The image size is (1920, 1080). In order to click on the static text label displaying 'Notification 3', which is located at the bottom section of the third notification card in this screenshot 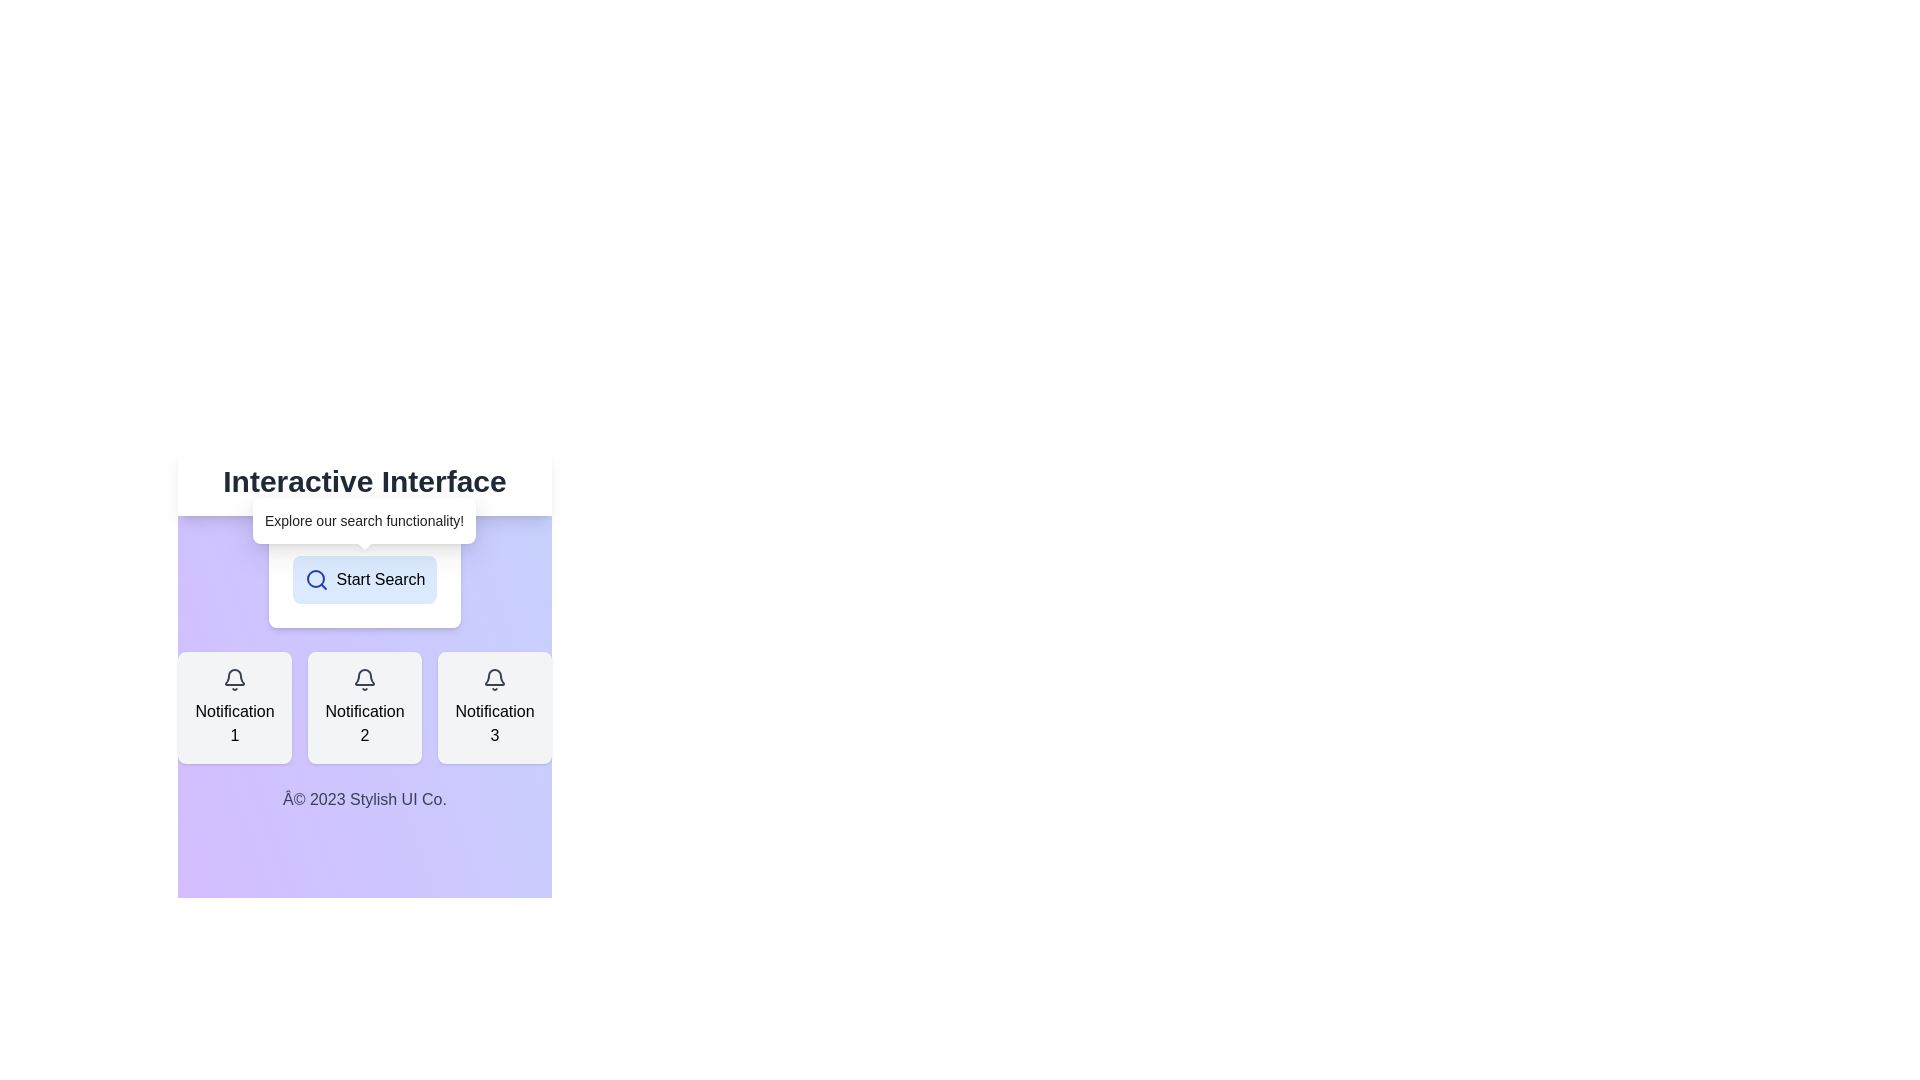, I will do `click(494, 724)`.